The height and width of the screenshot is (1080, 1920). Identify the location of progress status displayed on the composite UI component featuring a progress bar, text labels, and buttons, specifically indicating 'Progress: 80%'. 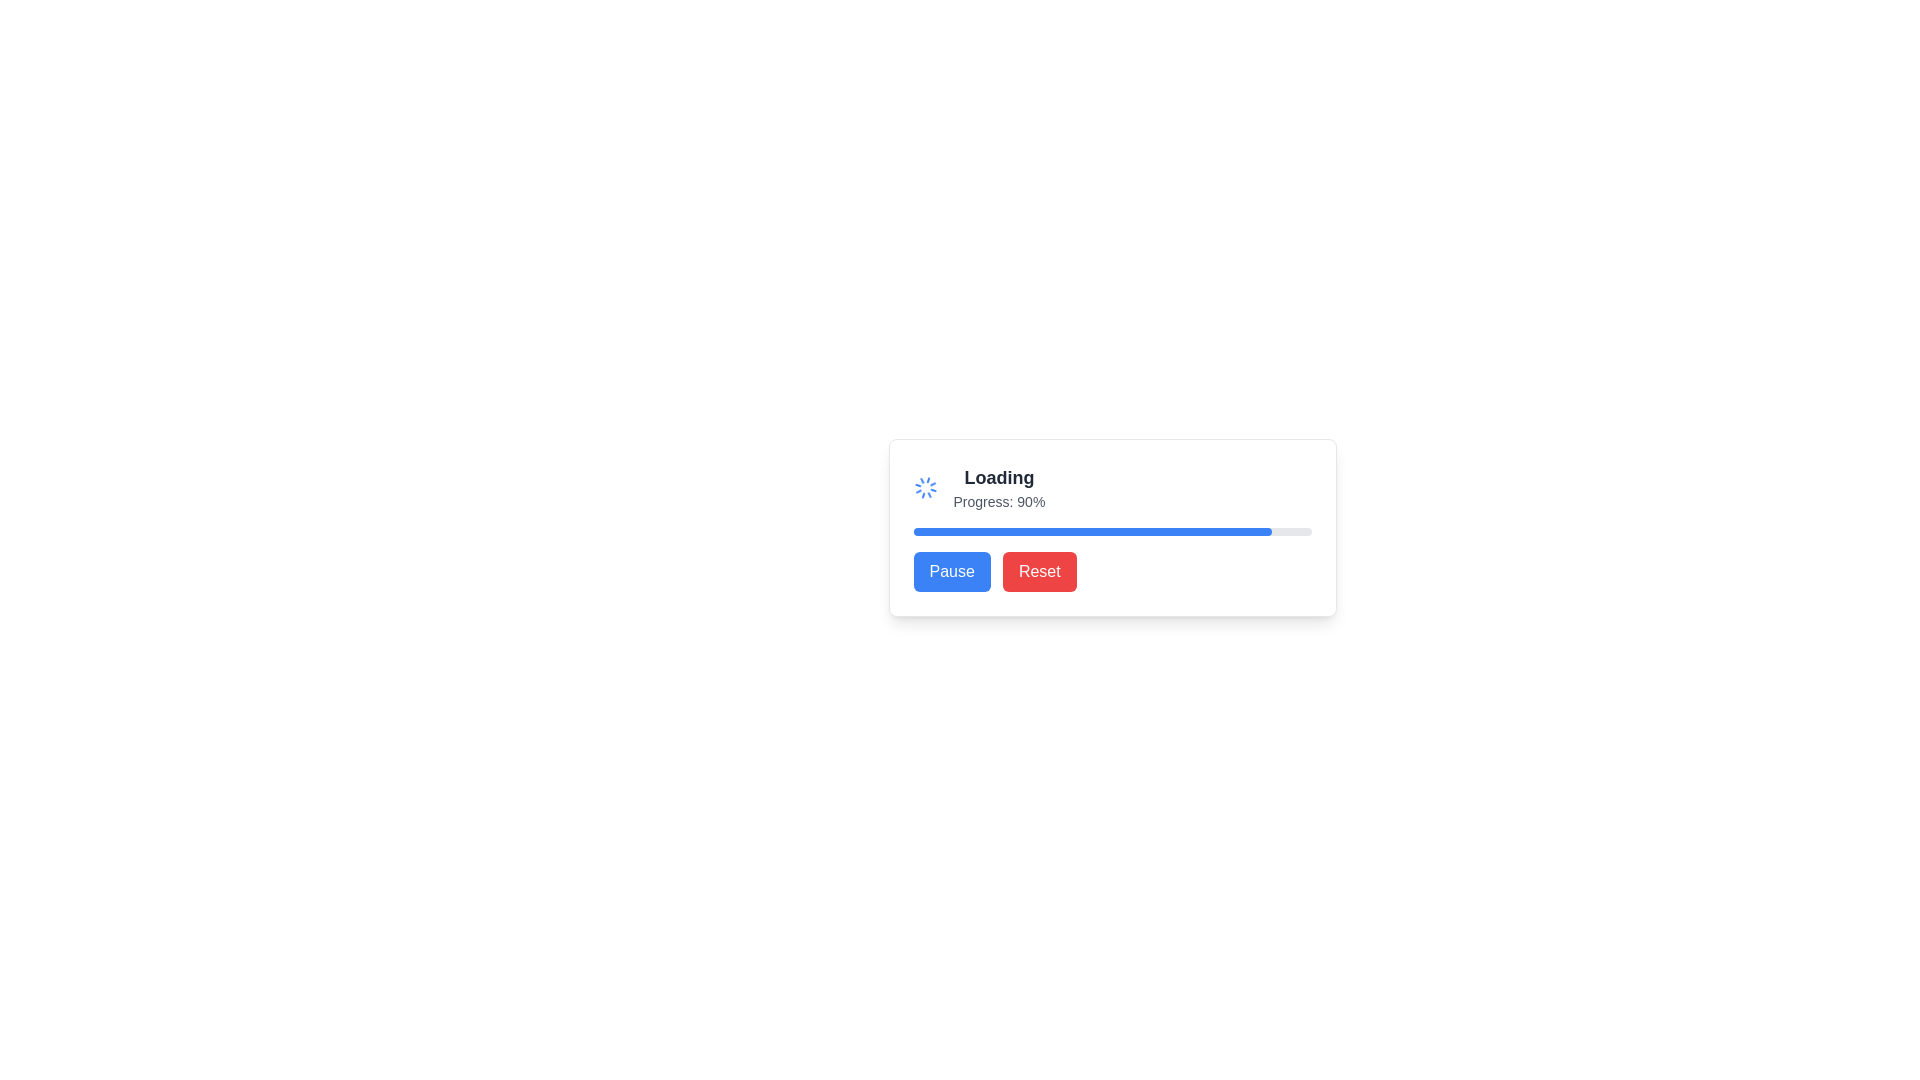
(1111, 527).